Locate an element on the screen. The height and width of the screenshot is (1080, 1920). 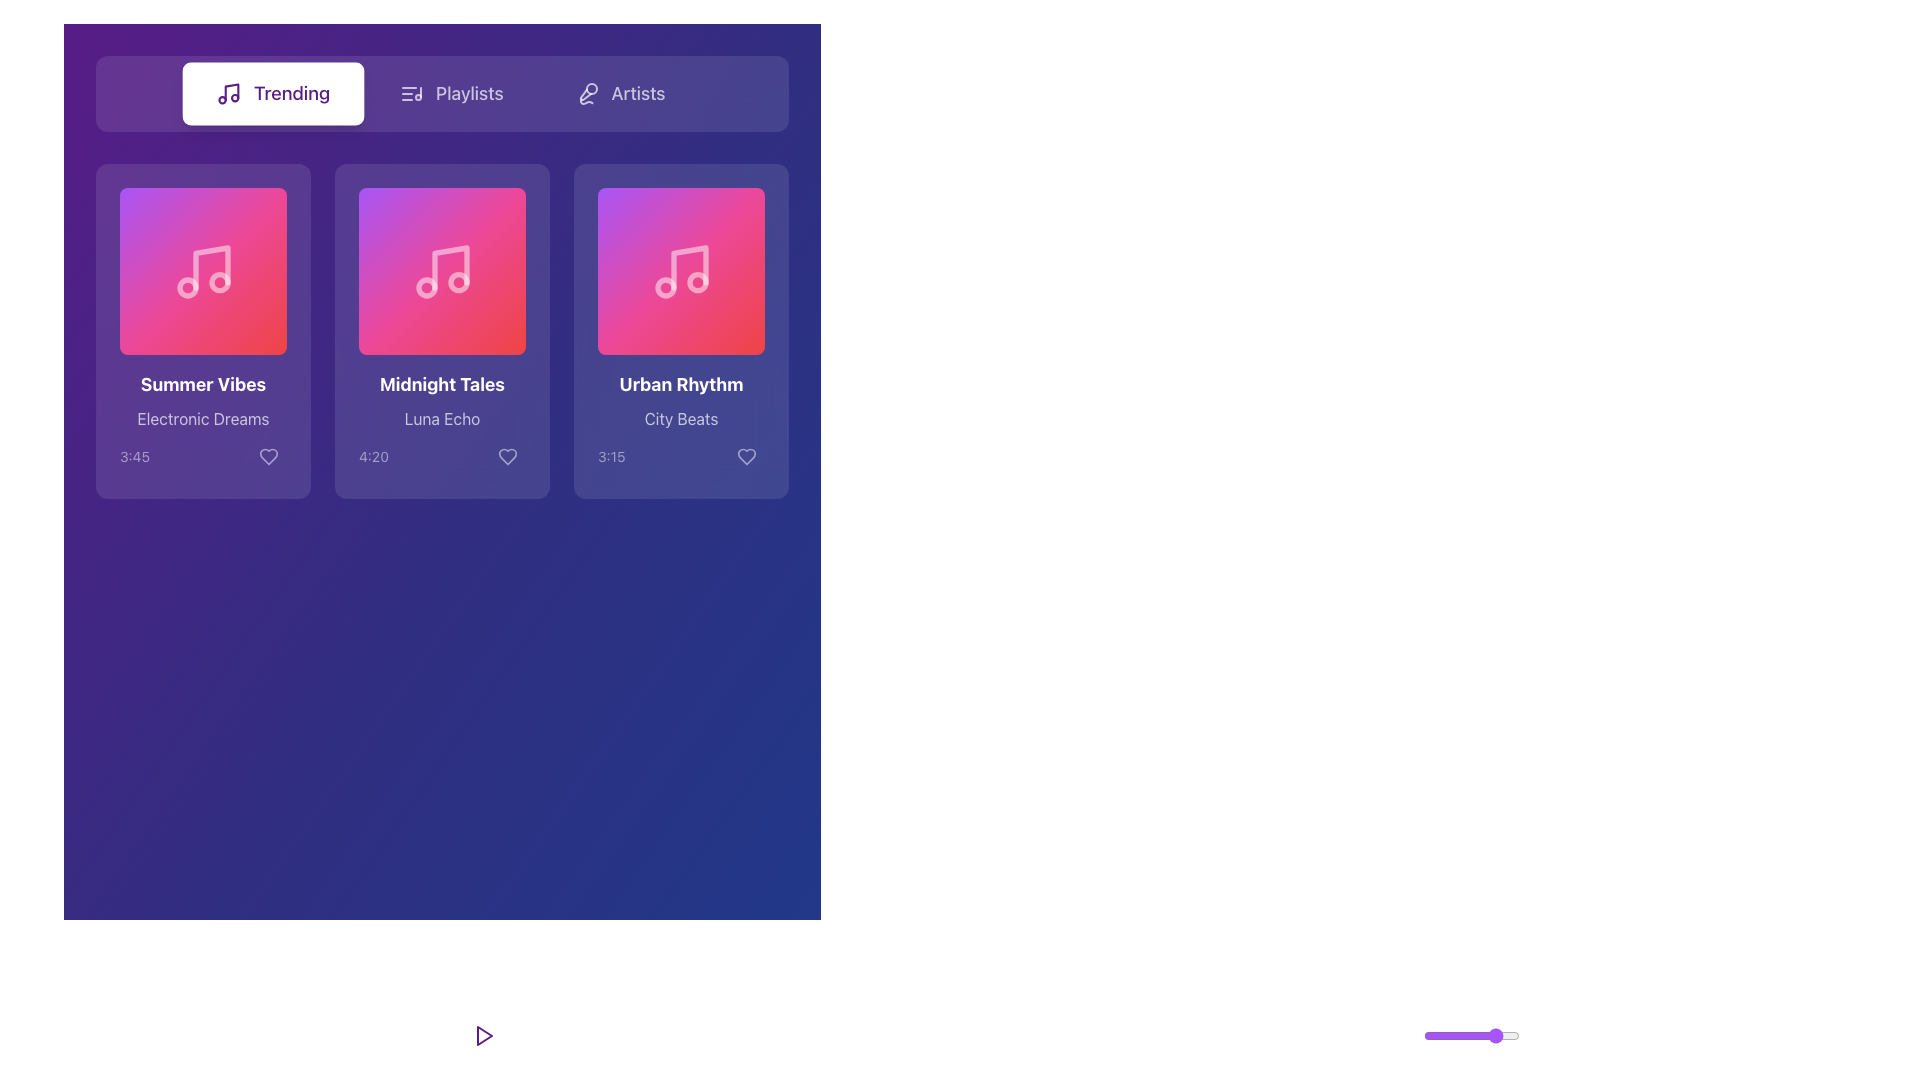
the triangular-shaped graphical decoration filled with a gradient from purple to red, located centrally on the music note icon in the 'Summer Vibes' card is located at coordinates (206, 271).